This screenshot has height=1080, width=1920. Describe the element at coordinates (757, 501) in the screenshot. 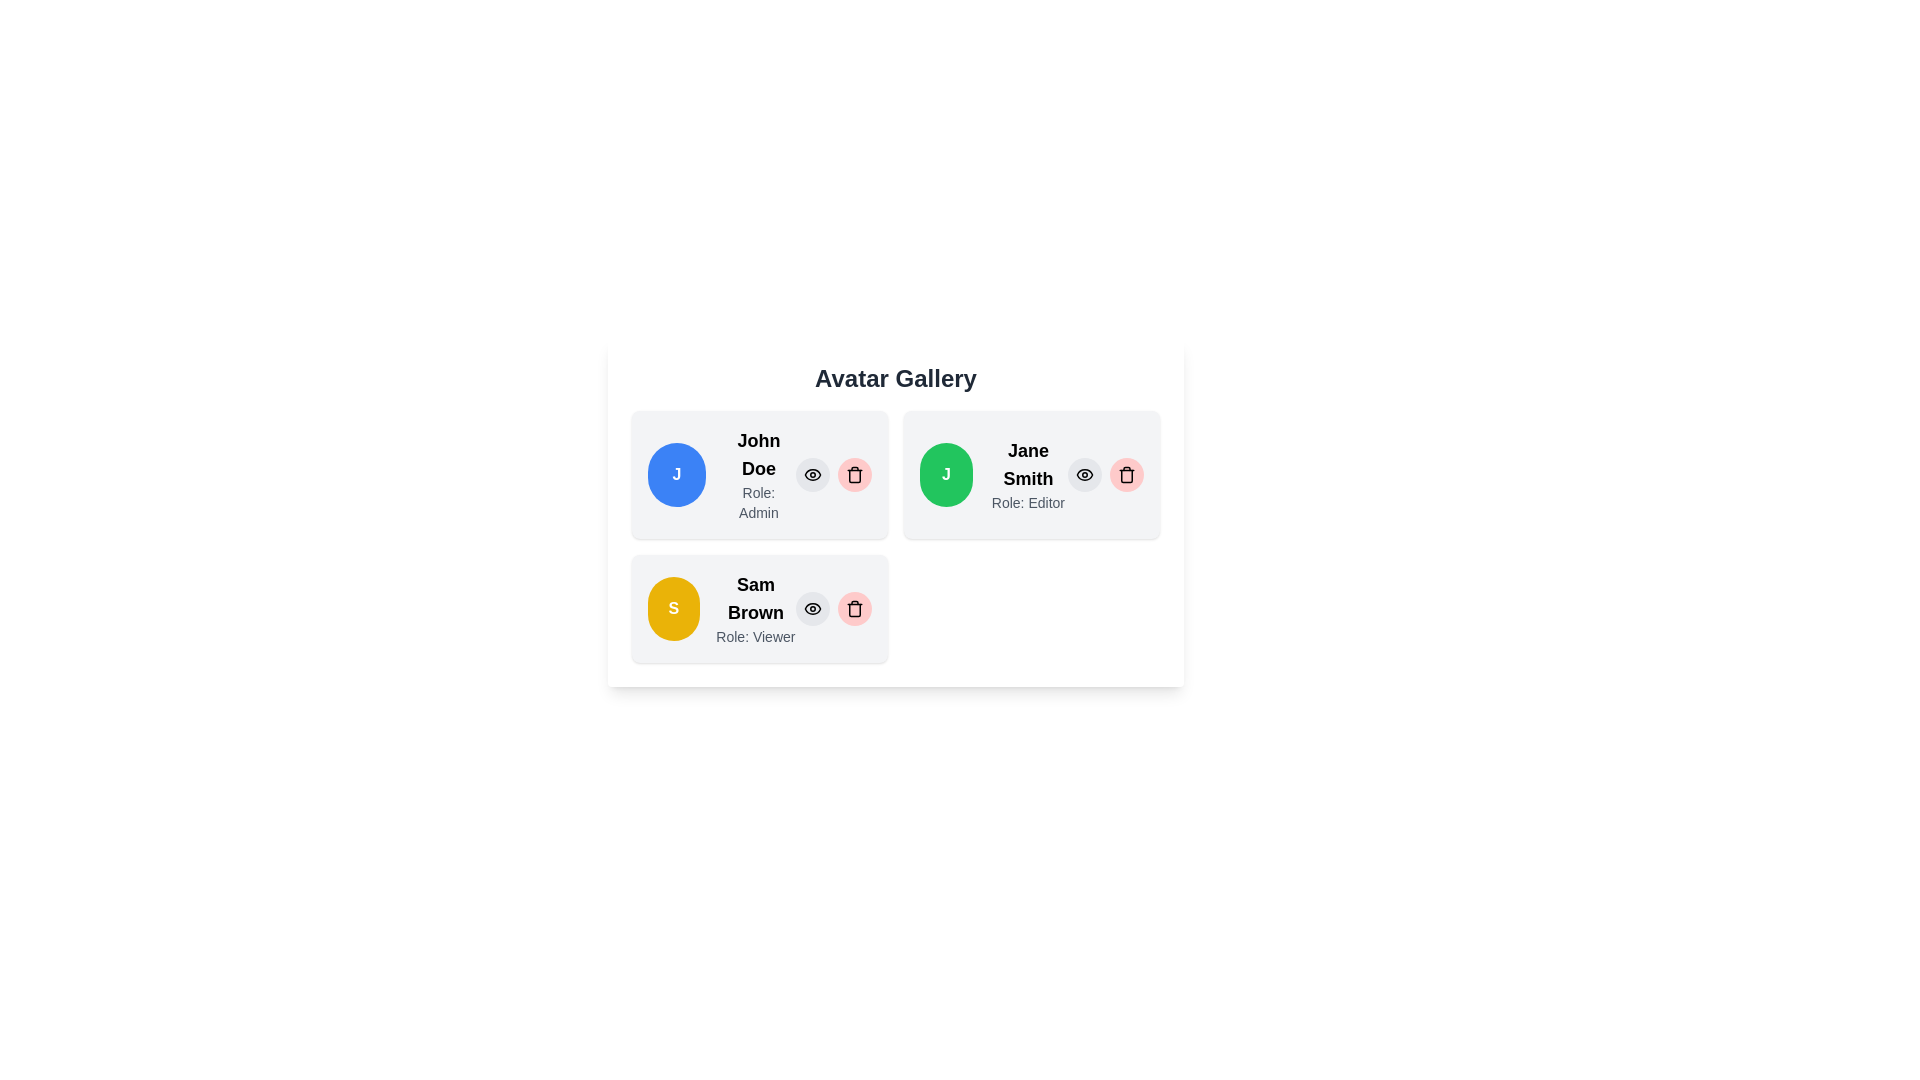

I see `the text label element displaying 'Role: Admin', which is located directly below 'John Doe' in the user information card` at that location.